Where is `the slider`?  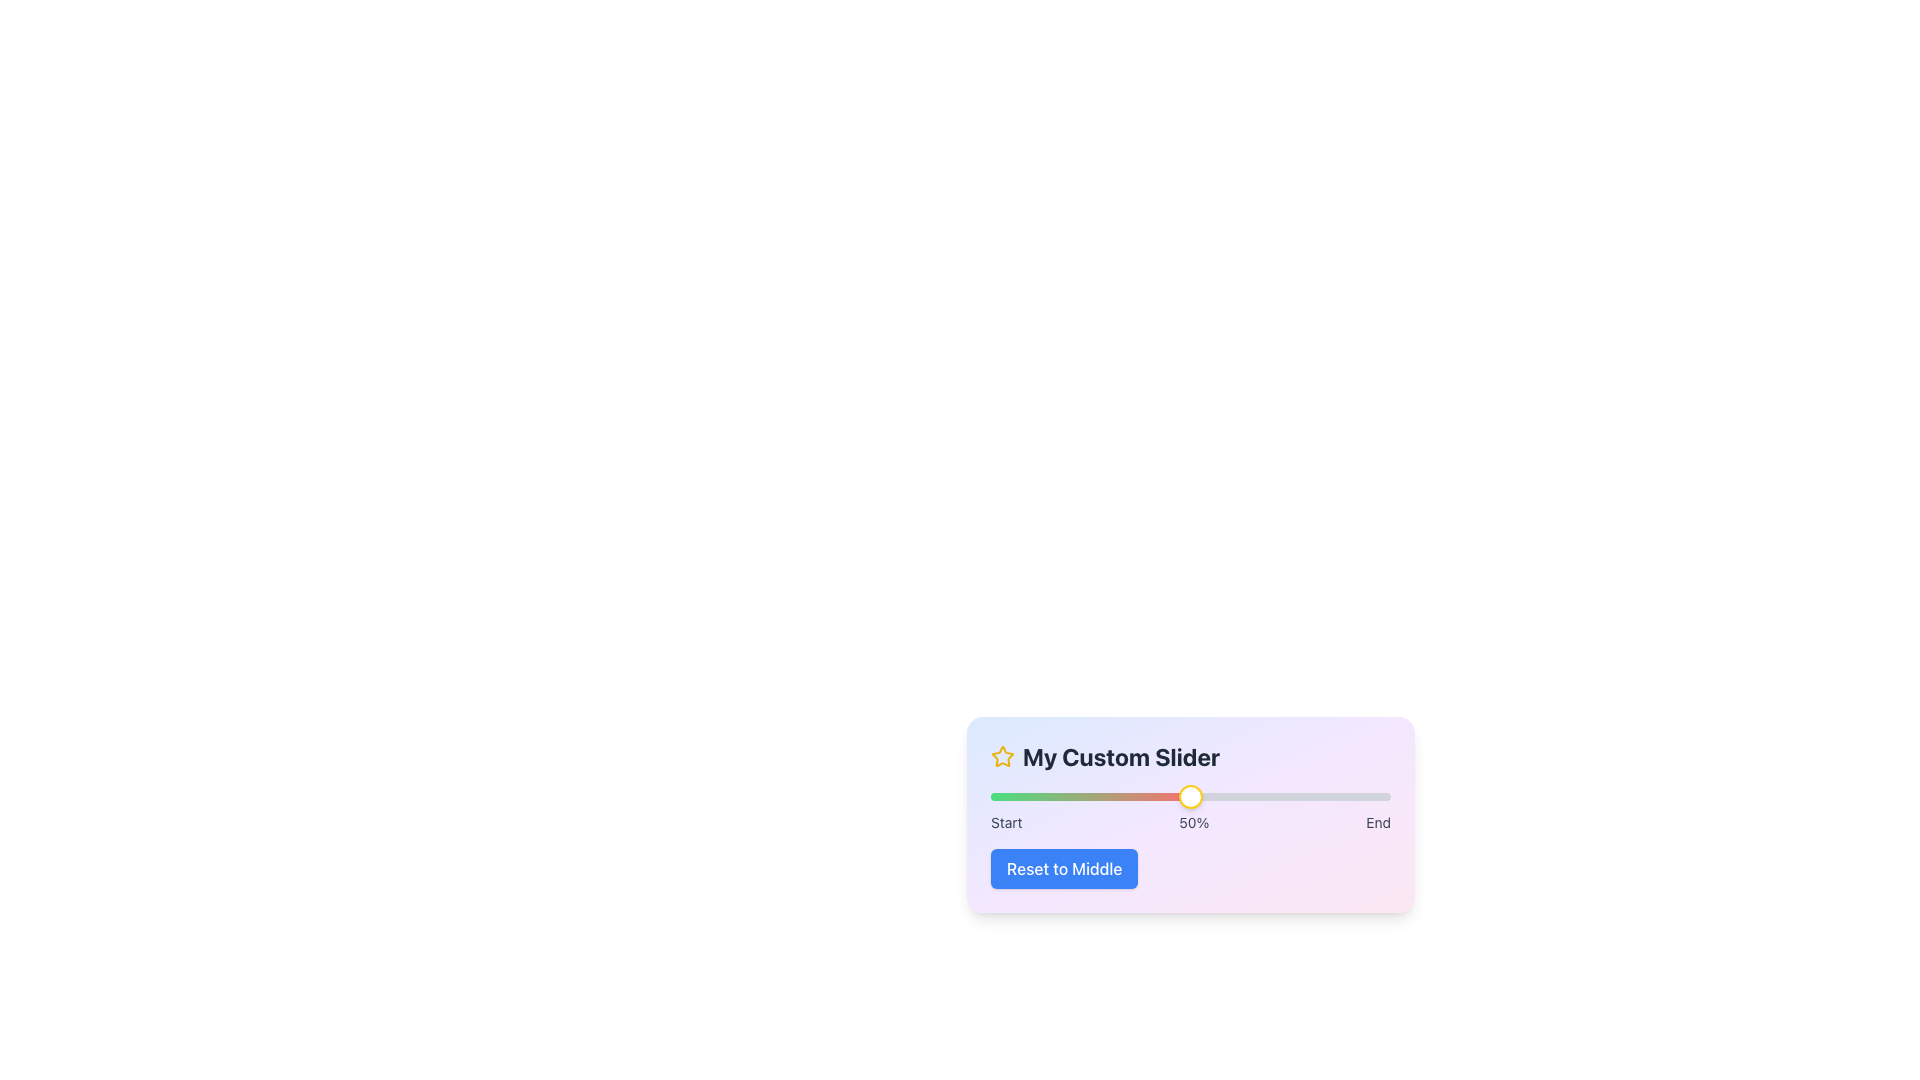
the slider is located at coordinates (1250, 796).